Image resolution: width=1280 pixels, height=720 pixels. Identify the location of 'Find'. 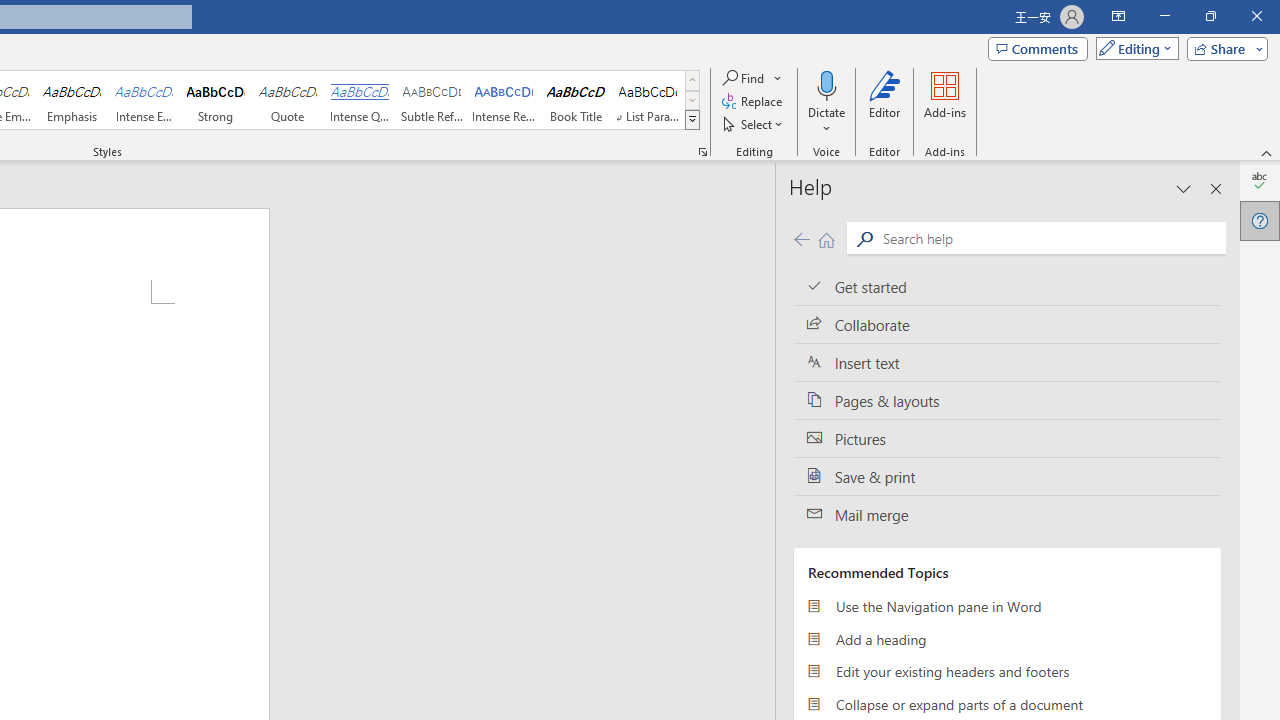
(752, 77).